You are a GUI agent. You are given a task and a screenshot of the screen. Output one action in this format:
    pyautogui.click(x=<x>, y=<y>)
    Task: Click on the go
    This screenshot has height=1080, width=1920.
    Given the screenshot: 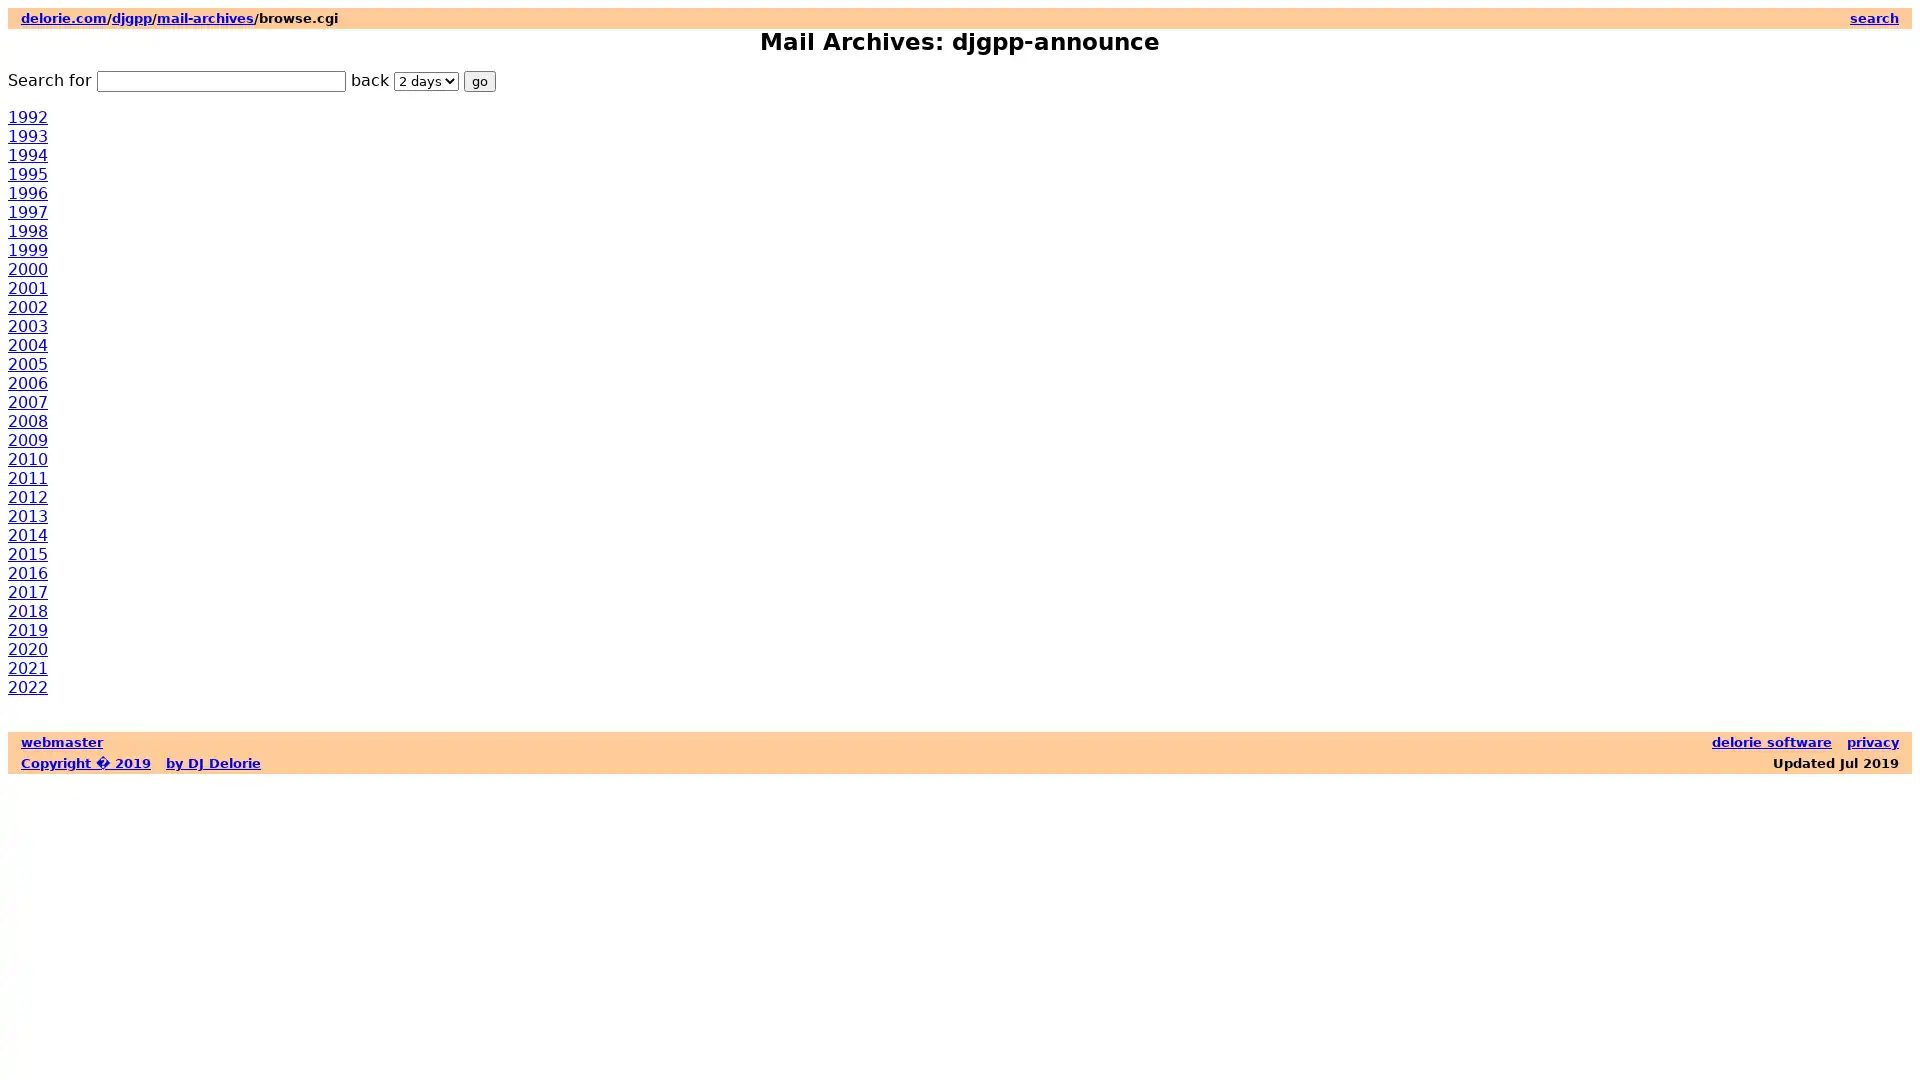 What is the action you would take?
    pyautogui.click(x=480, y=80)
    